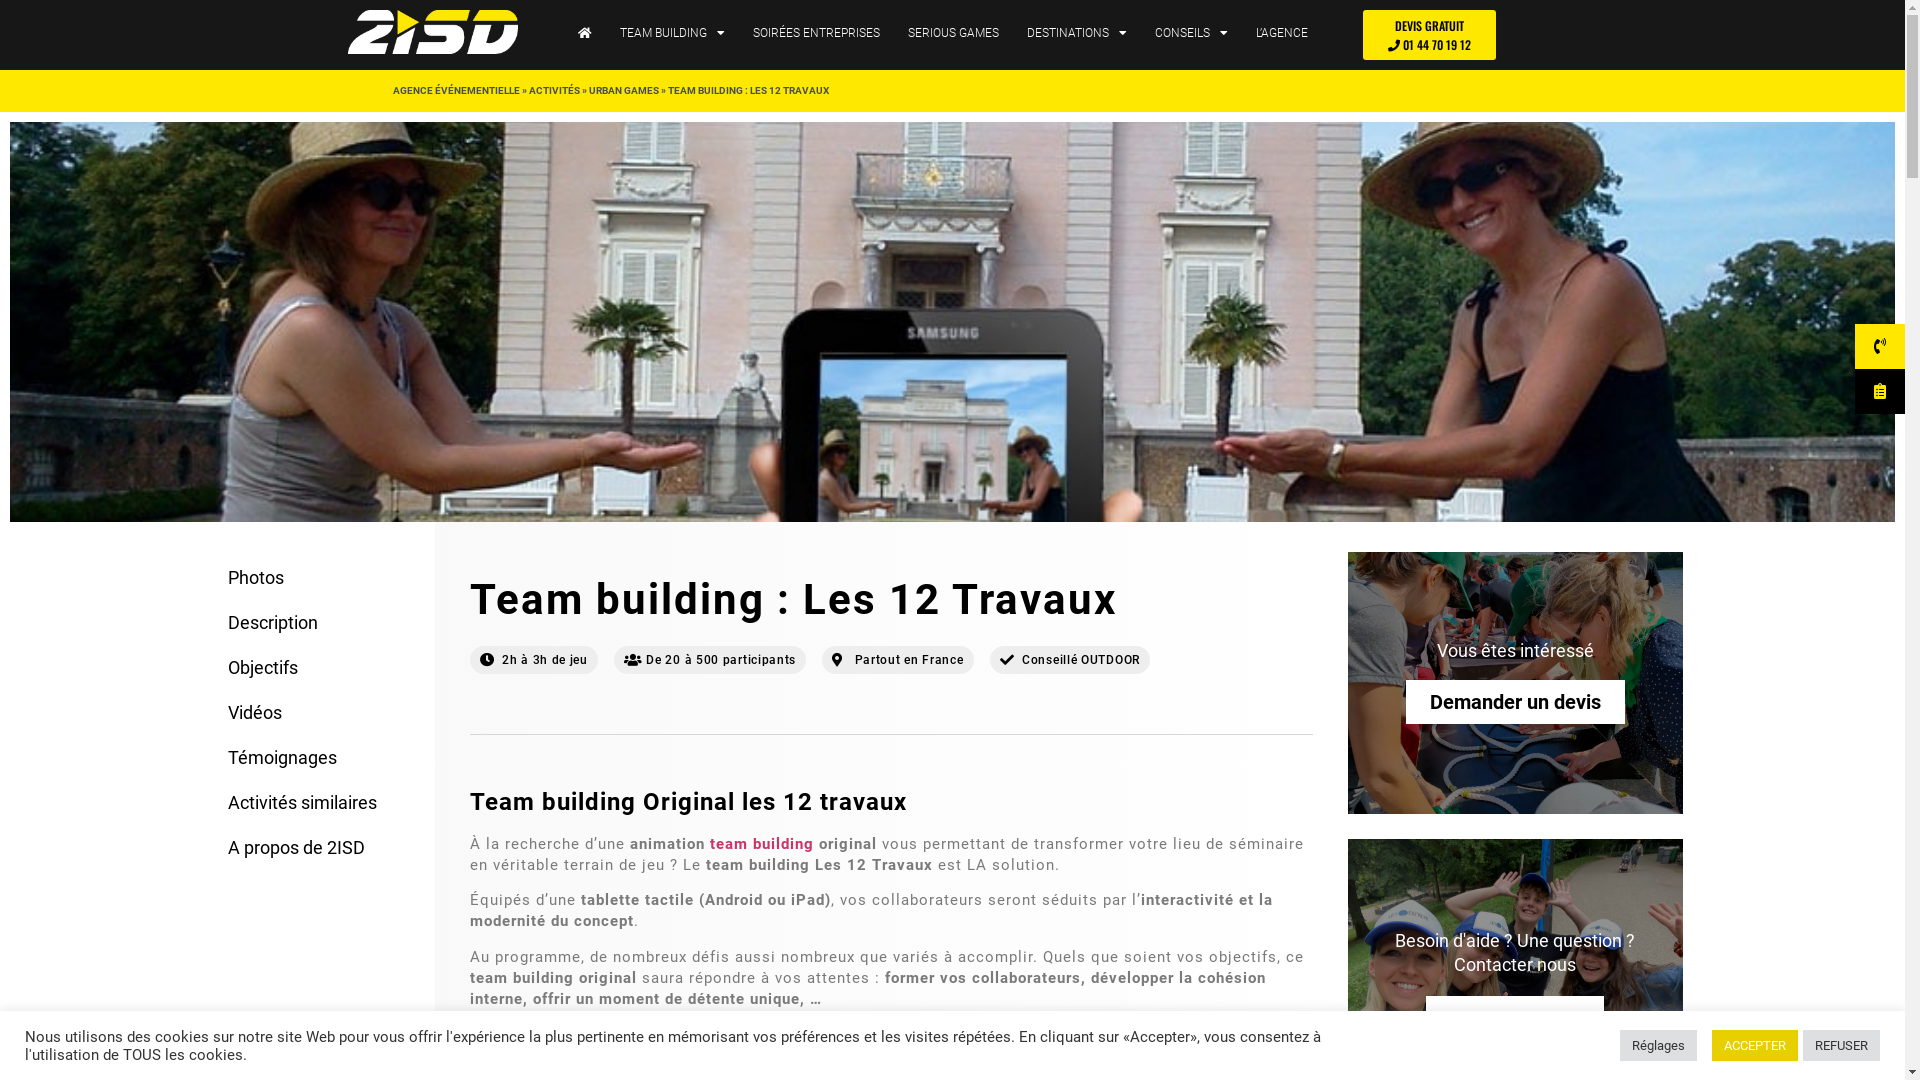 This screenshot has width=1920, height=1080. Describe the element at coordinates (322, 577) in the screenshot. I see `'Photos'` at that location.